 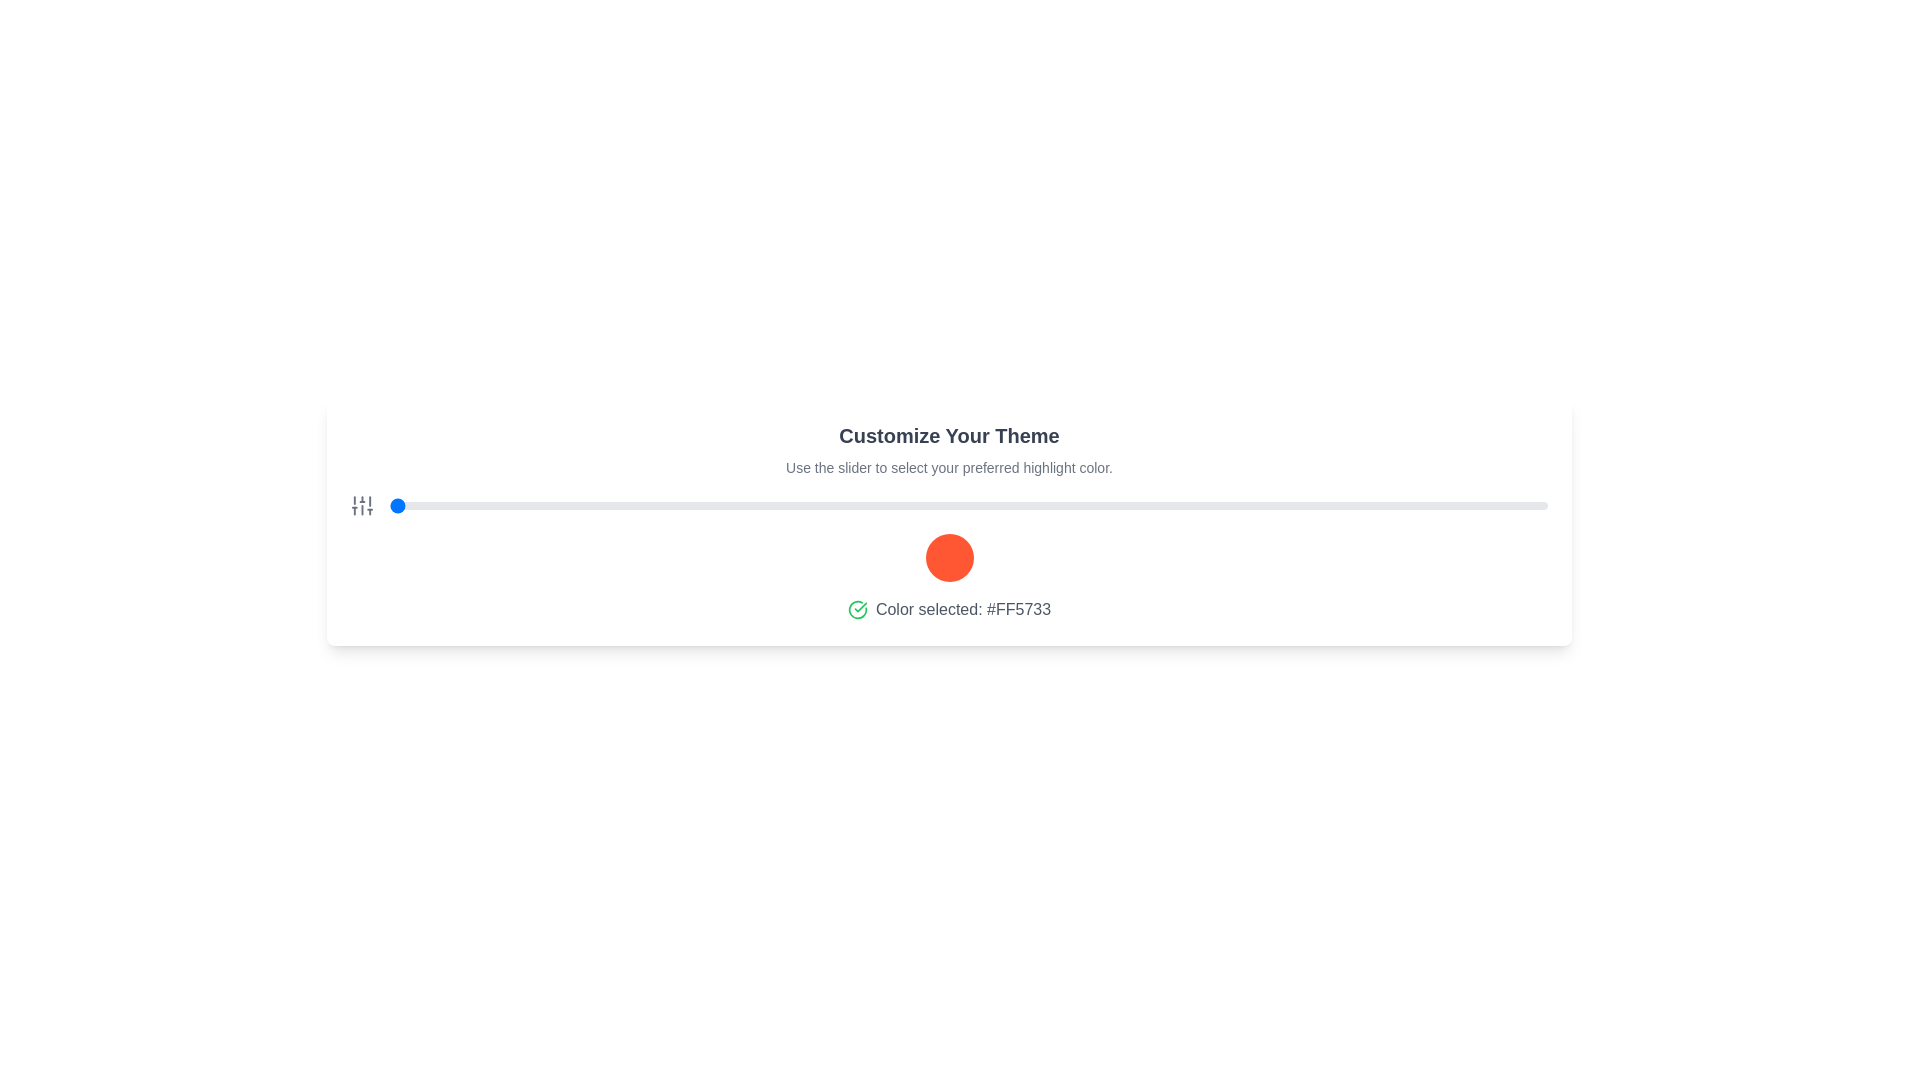 I want to click on the slider, so click(x=408, y=504).